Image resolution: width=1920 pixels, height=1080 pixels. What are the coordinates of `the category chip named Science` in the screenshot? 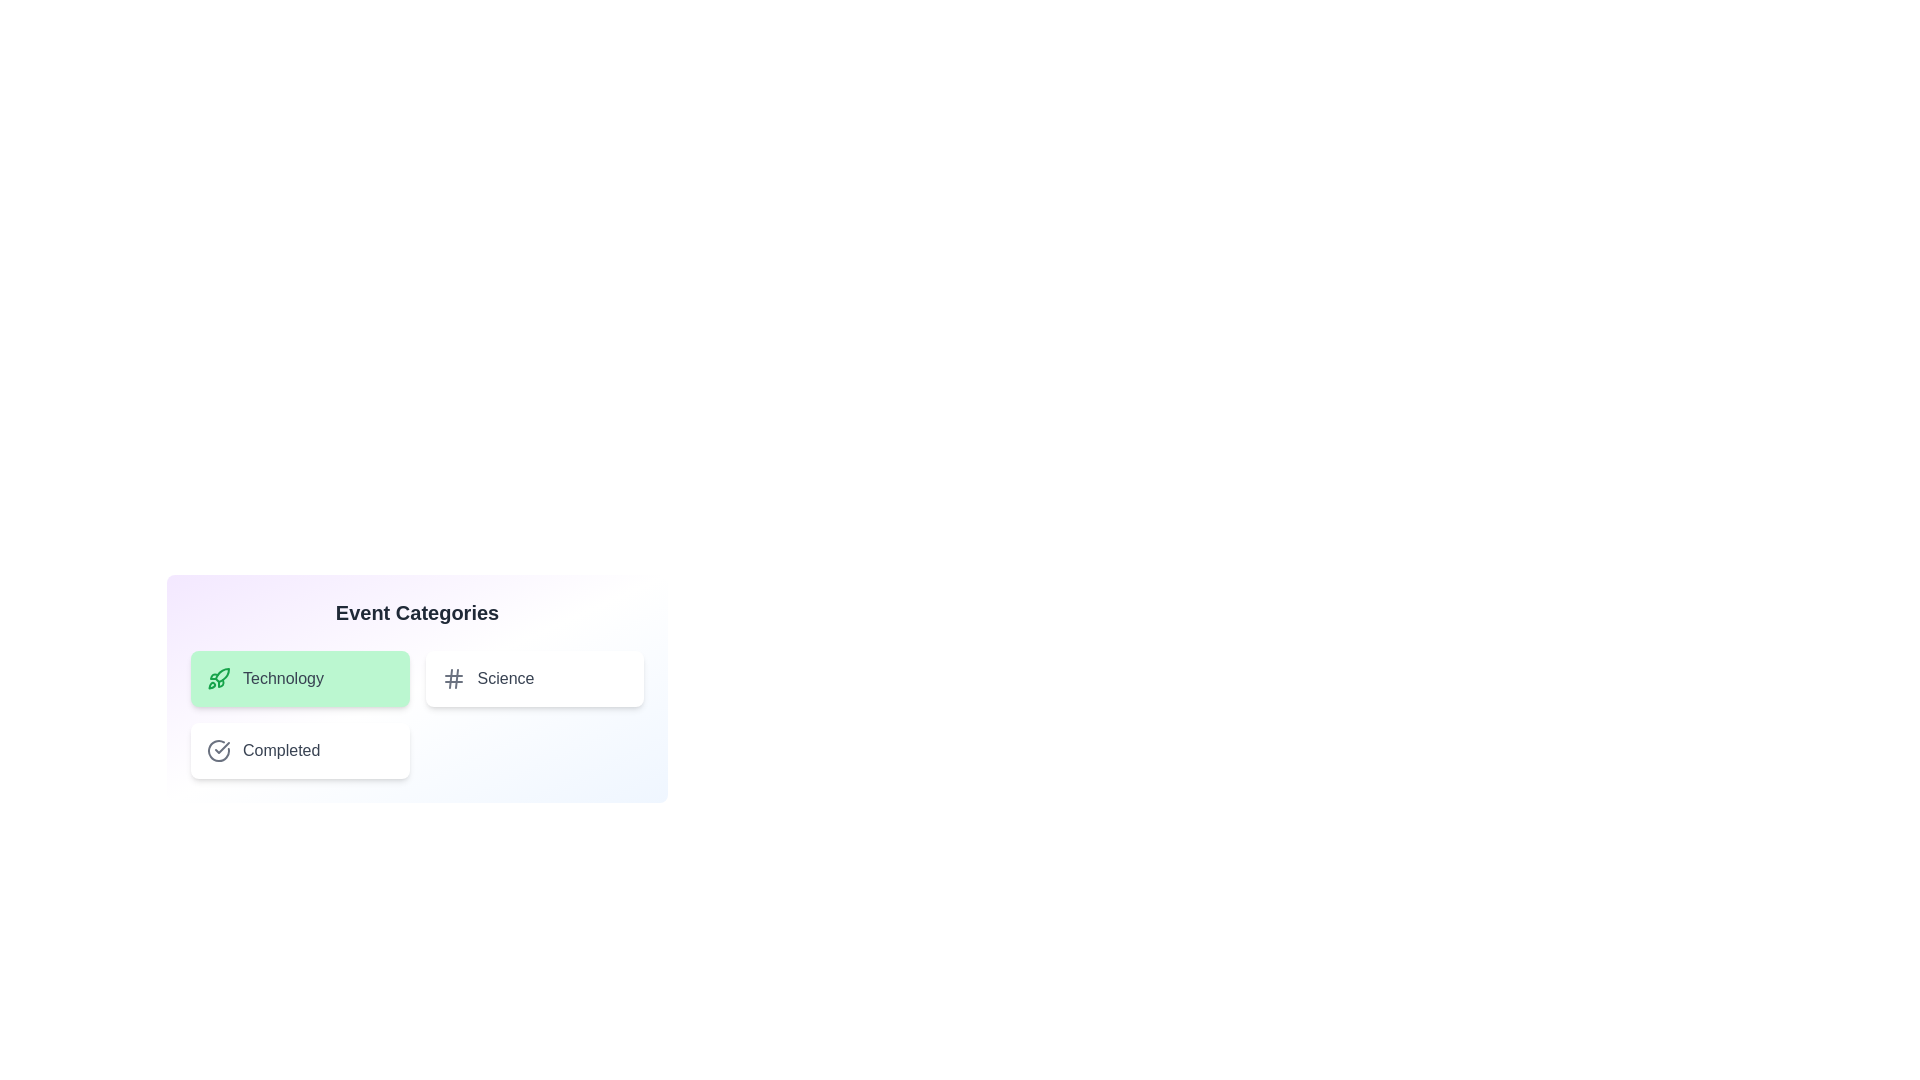 It's located at (534, 677).